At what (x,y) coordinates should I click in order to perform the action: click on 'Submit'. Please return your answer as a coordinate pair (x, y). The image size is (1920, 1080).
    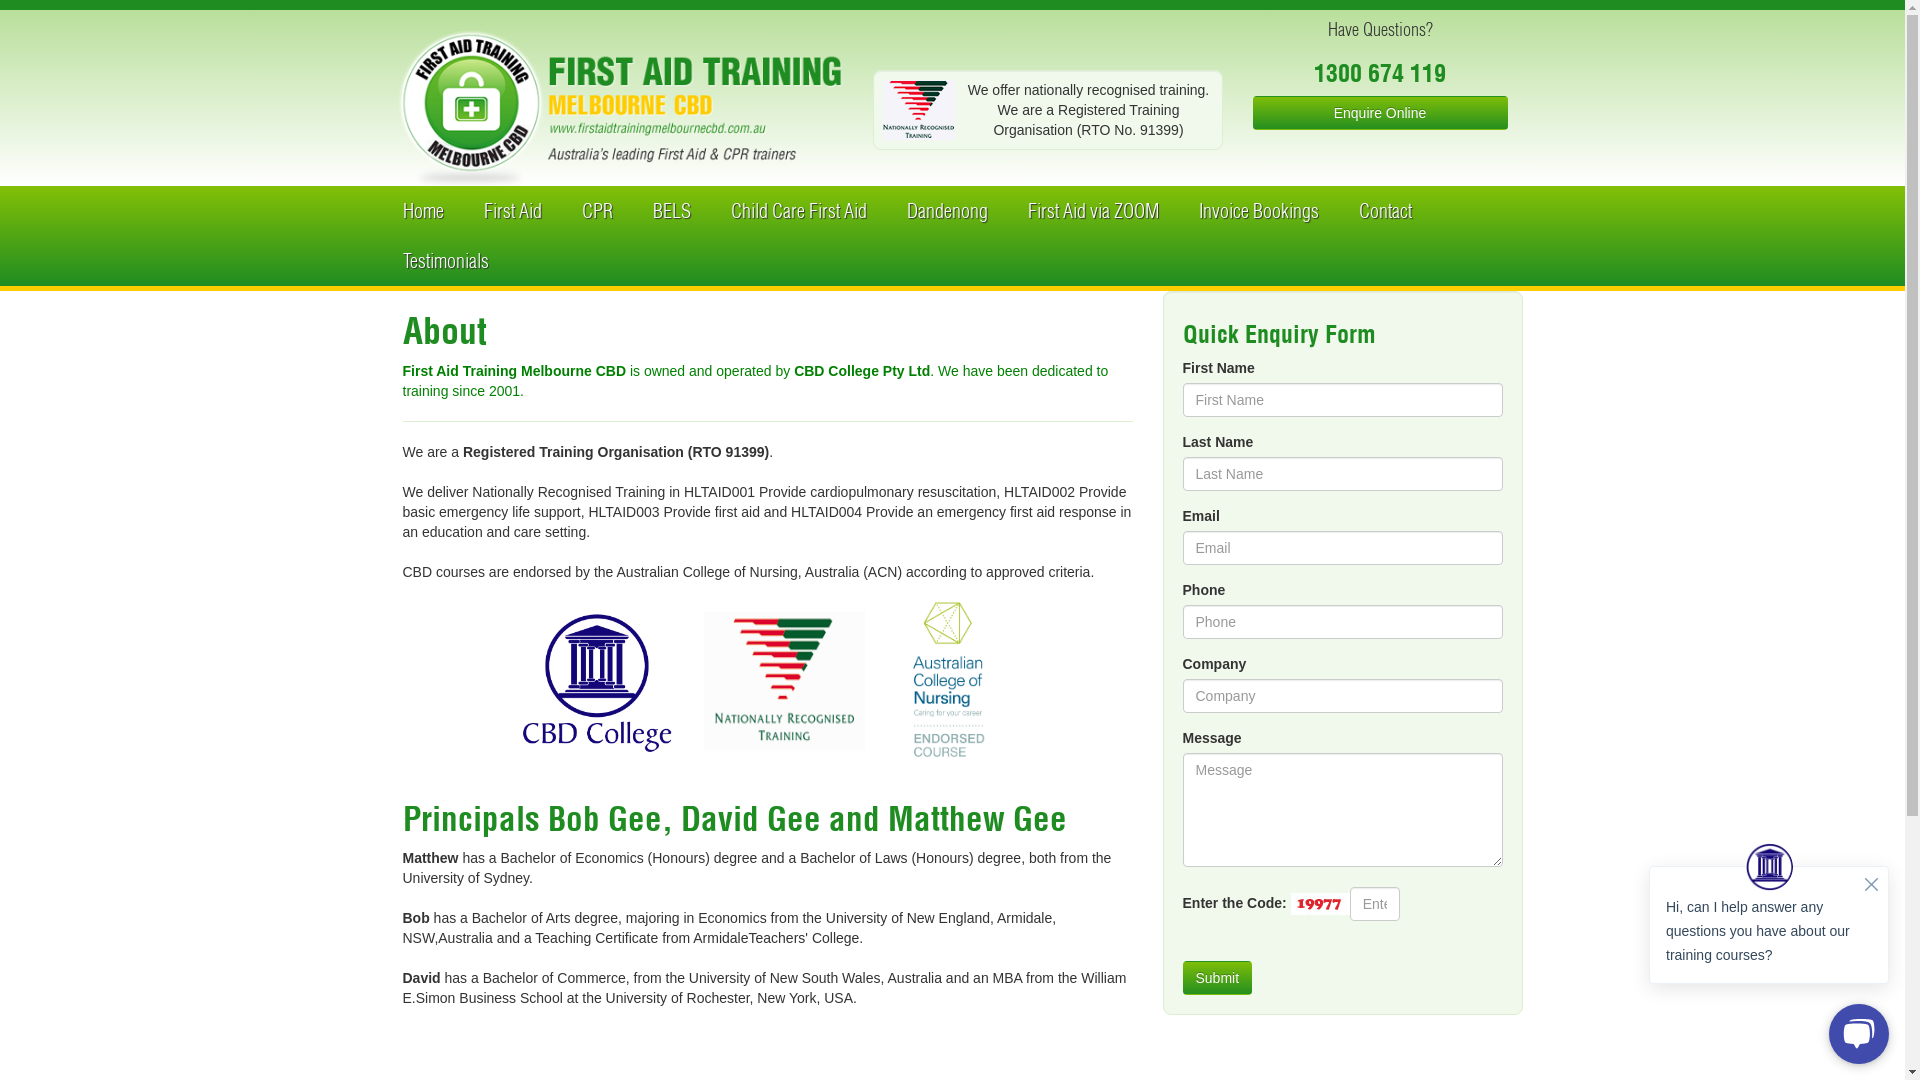
    Looking at the image, I should click on (1216, 977).